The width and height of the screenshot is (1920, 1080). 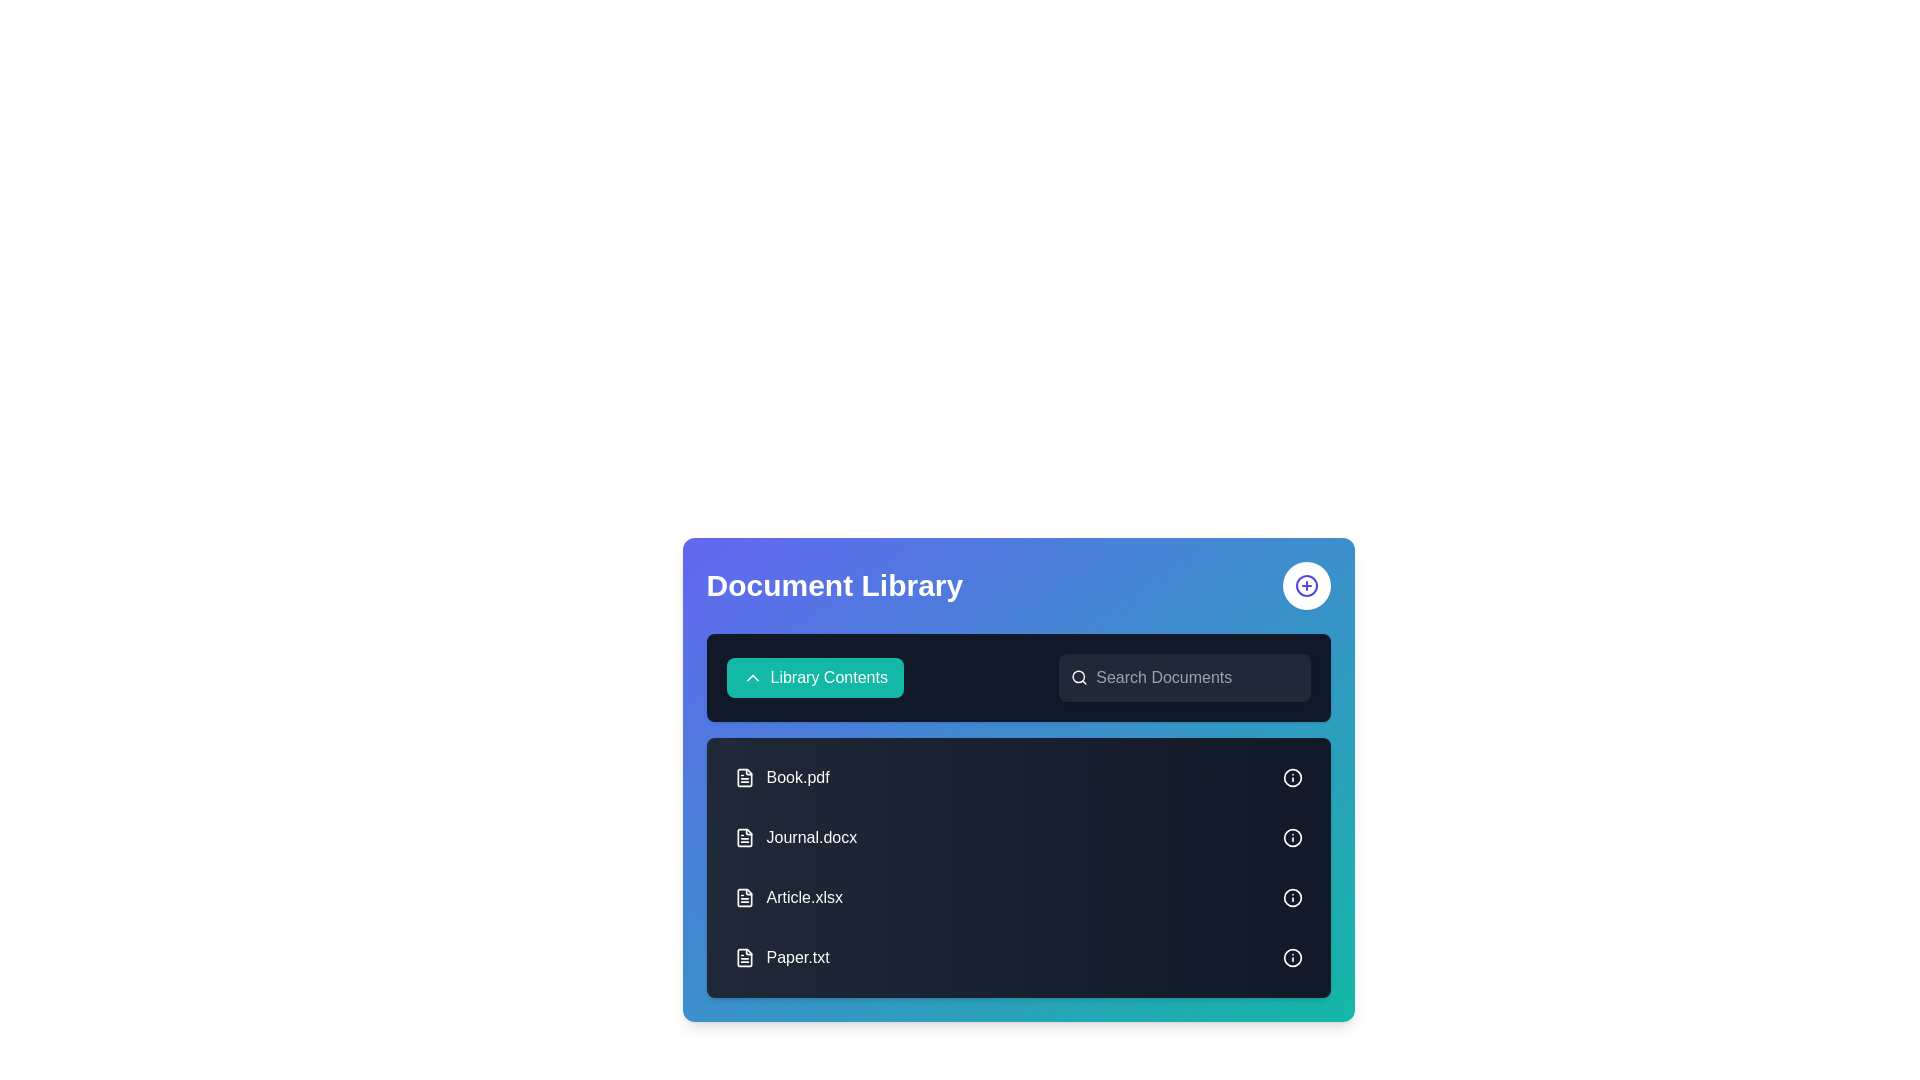 What do you see at coordinates (1018, 866) in the screenshot?
I see `the file list panel located centrally in the 'Document Library'` at bounding box center [1018, 866].